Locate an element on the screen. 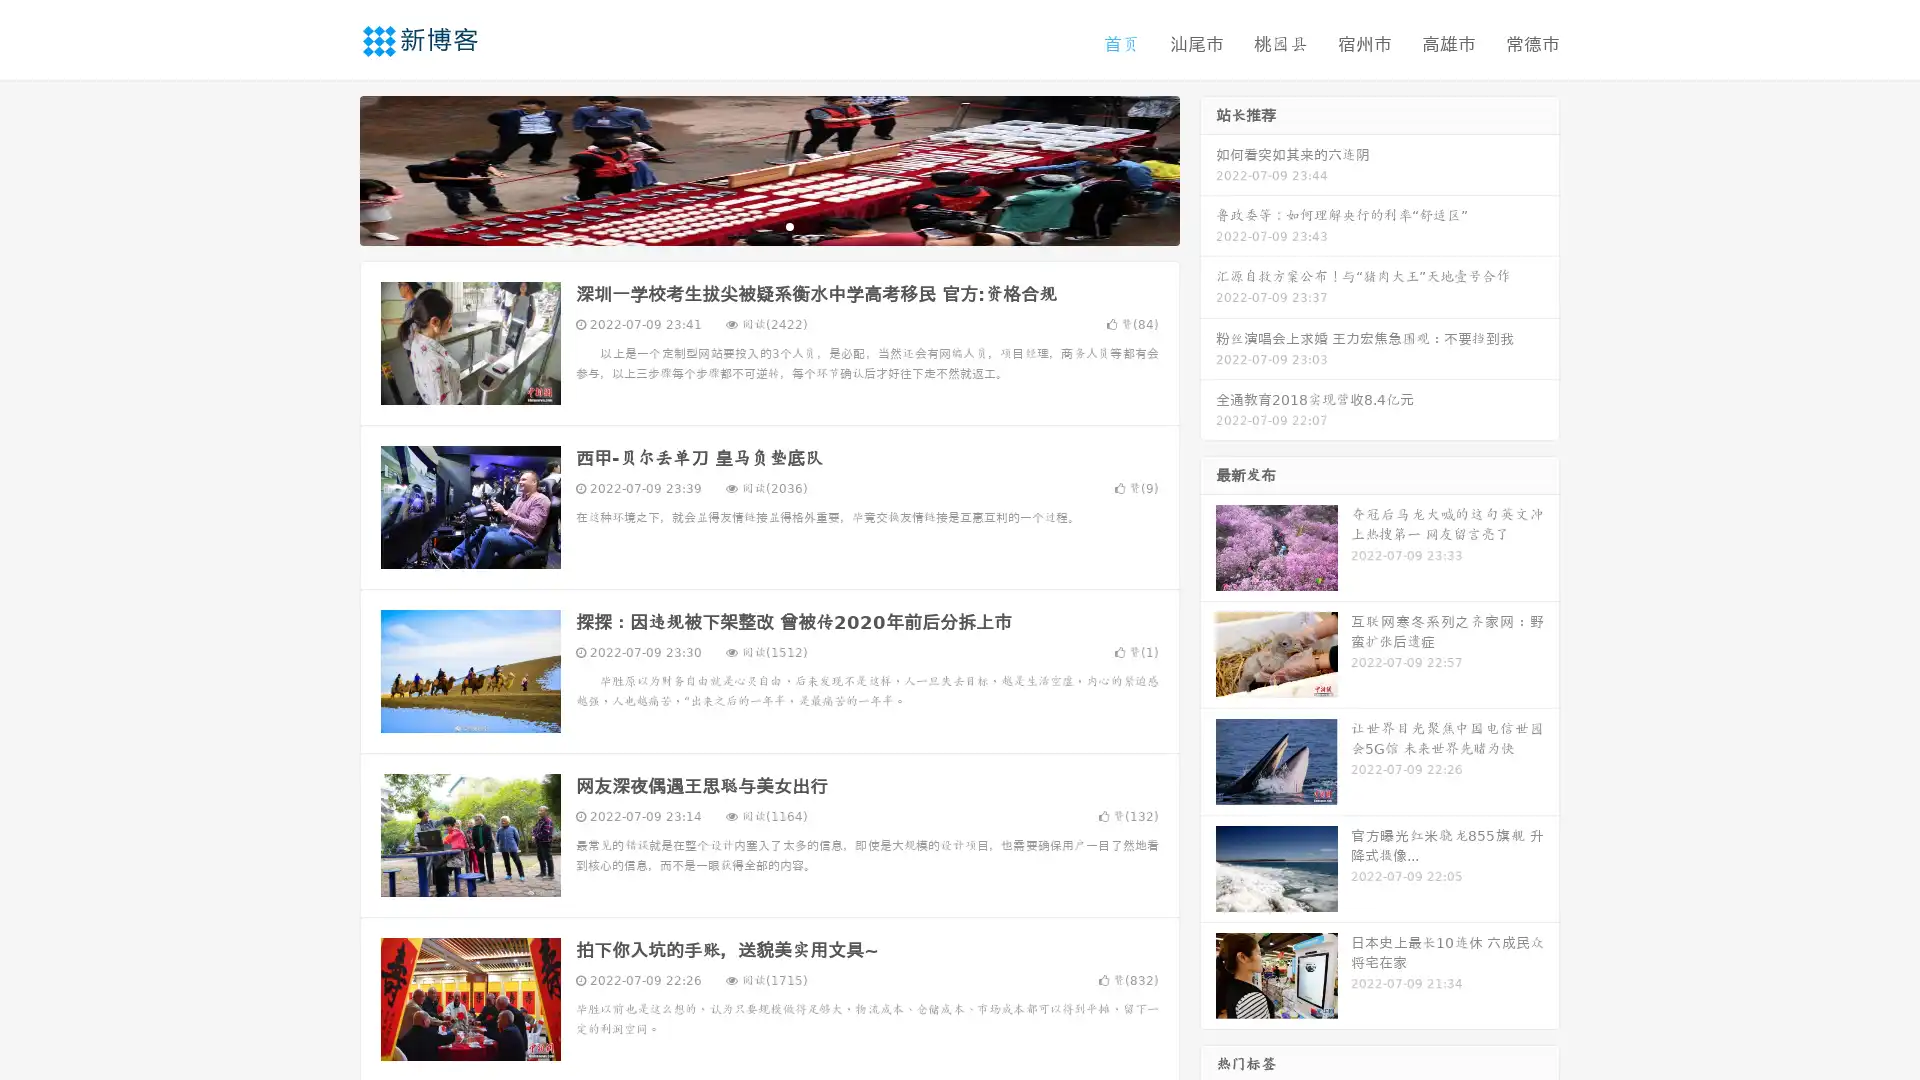 Image resolution: width=1920 pixels, height=1080 pixels. Go to slide 1 is located at coordinates (748, 225).